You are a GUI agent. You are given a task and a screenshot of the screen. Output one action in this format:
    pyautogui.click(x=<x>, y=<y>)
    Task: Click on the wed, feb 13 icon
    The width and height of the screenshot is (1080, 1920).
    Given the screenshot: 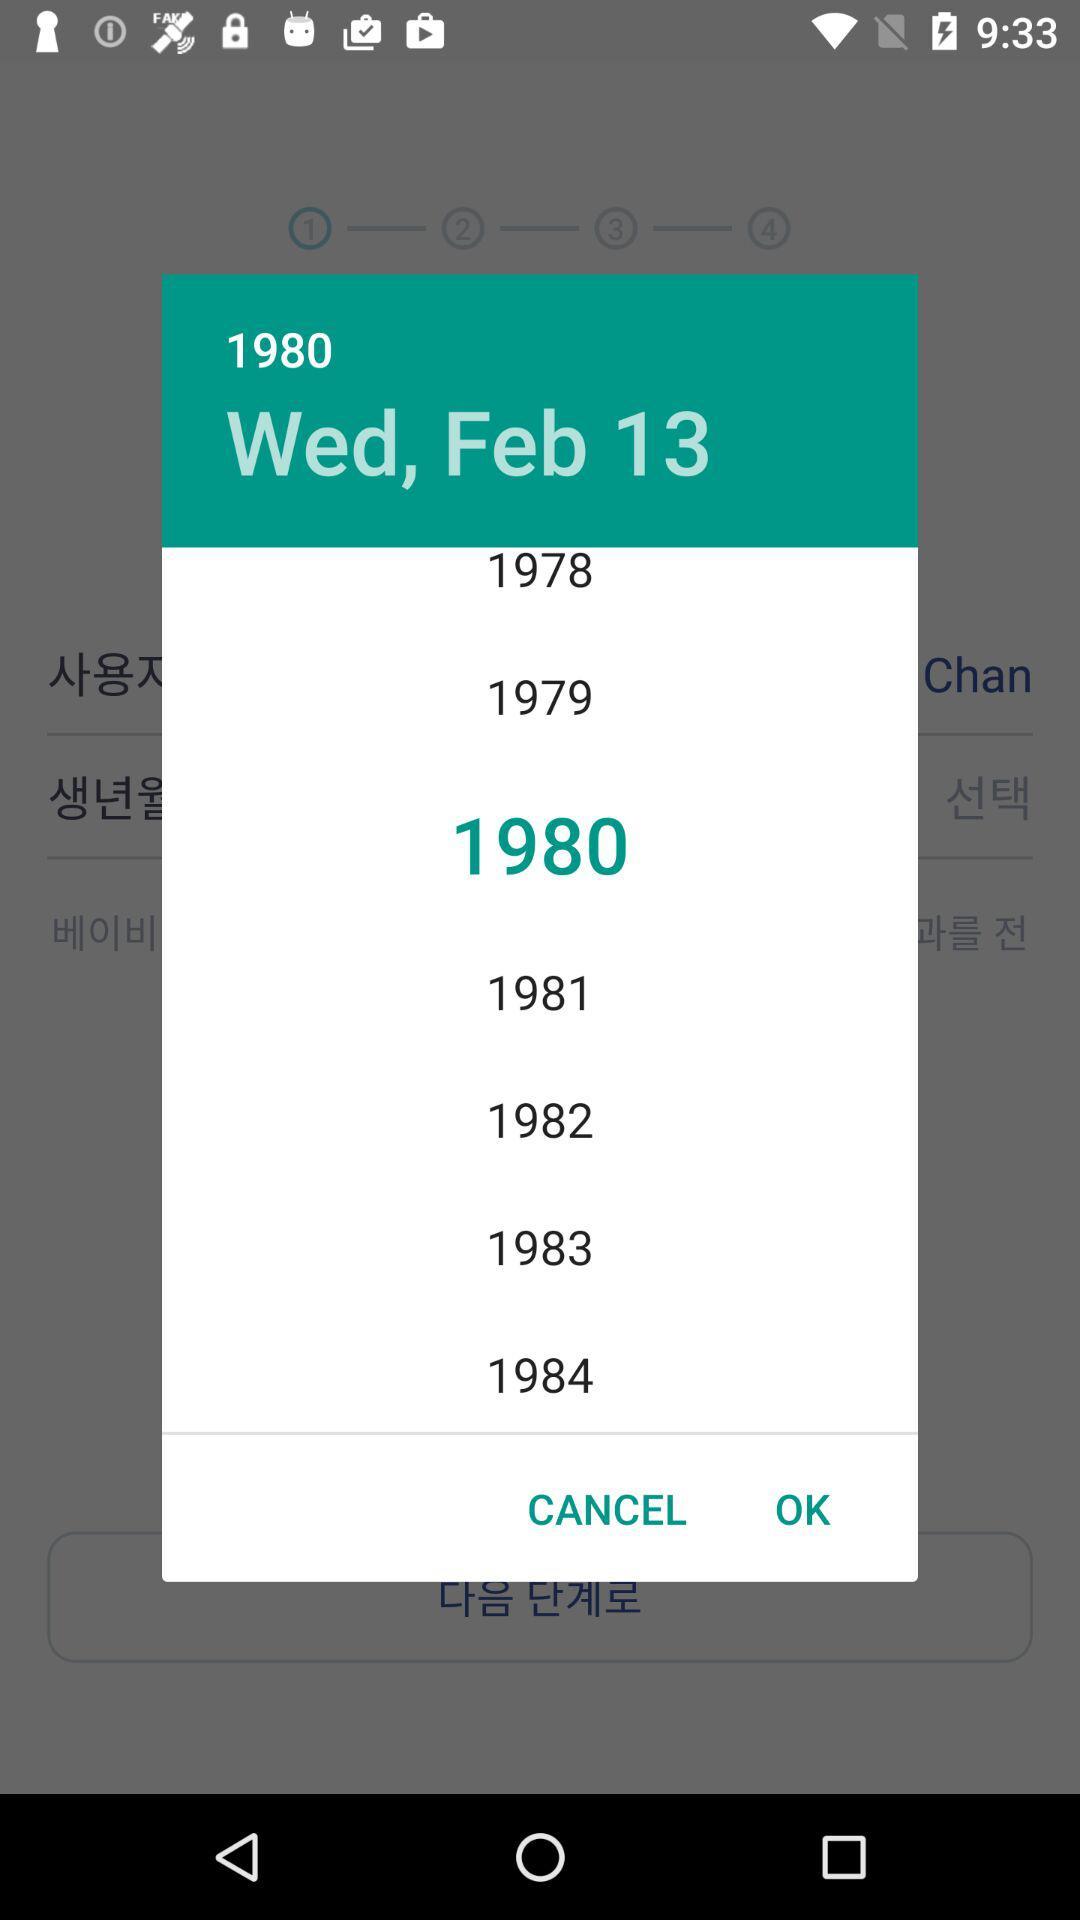 What is the action you would take?
    pyautogui.click(x=469, y=439)
    